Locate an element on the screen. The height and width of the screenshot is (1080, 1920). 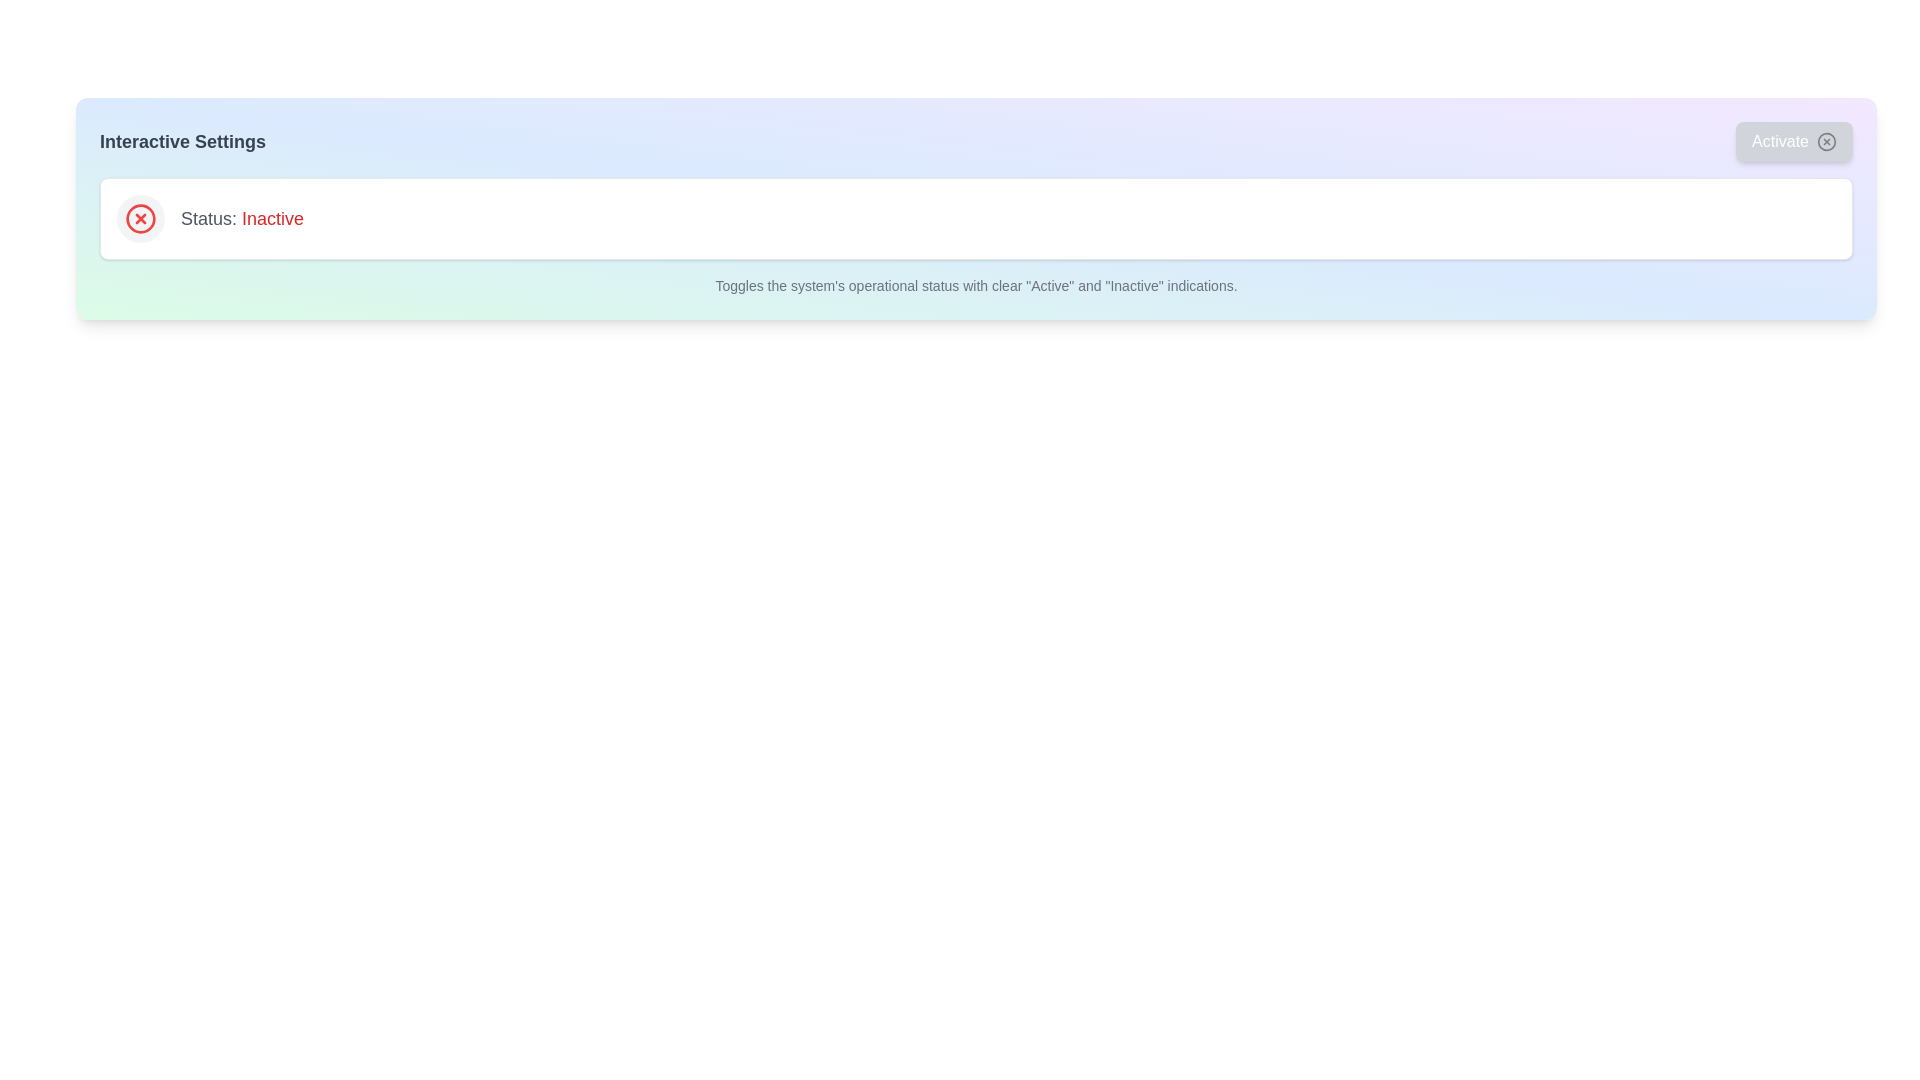
the 'Activate' text button located in the top-right corner of the interactive section, which is styled in white on a light gray background is located at coordinates (1780, 141).